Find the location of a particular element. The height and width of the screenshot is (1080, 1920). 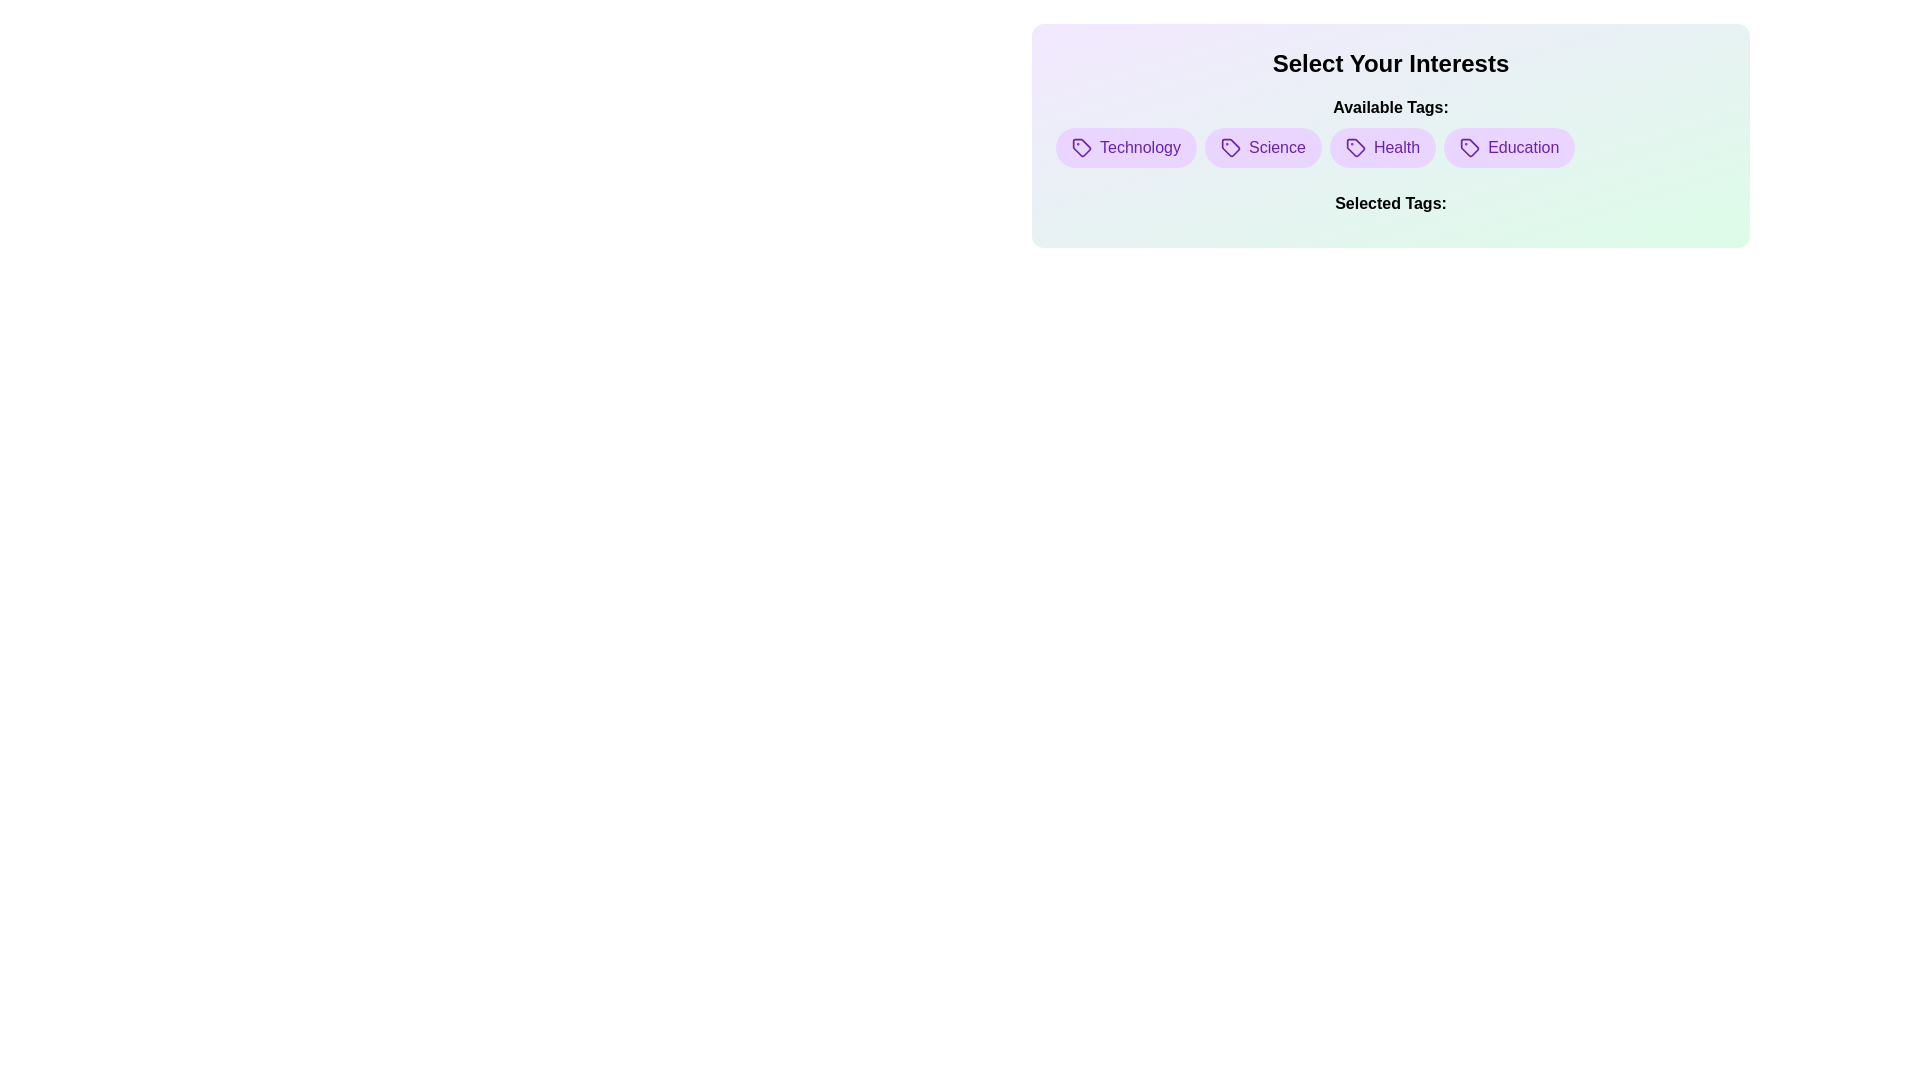

the tag icon with a purple outline located to the left of the 'Technology' text is located at coordinates (1080, 146).